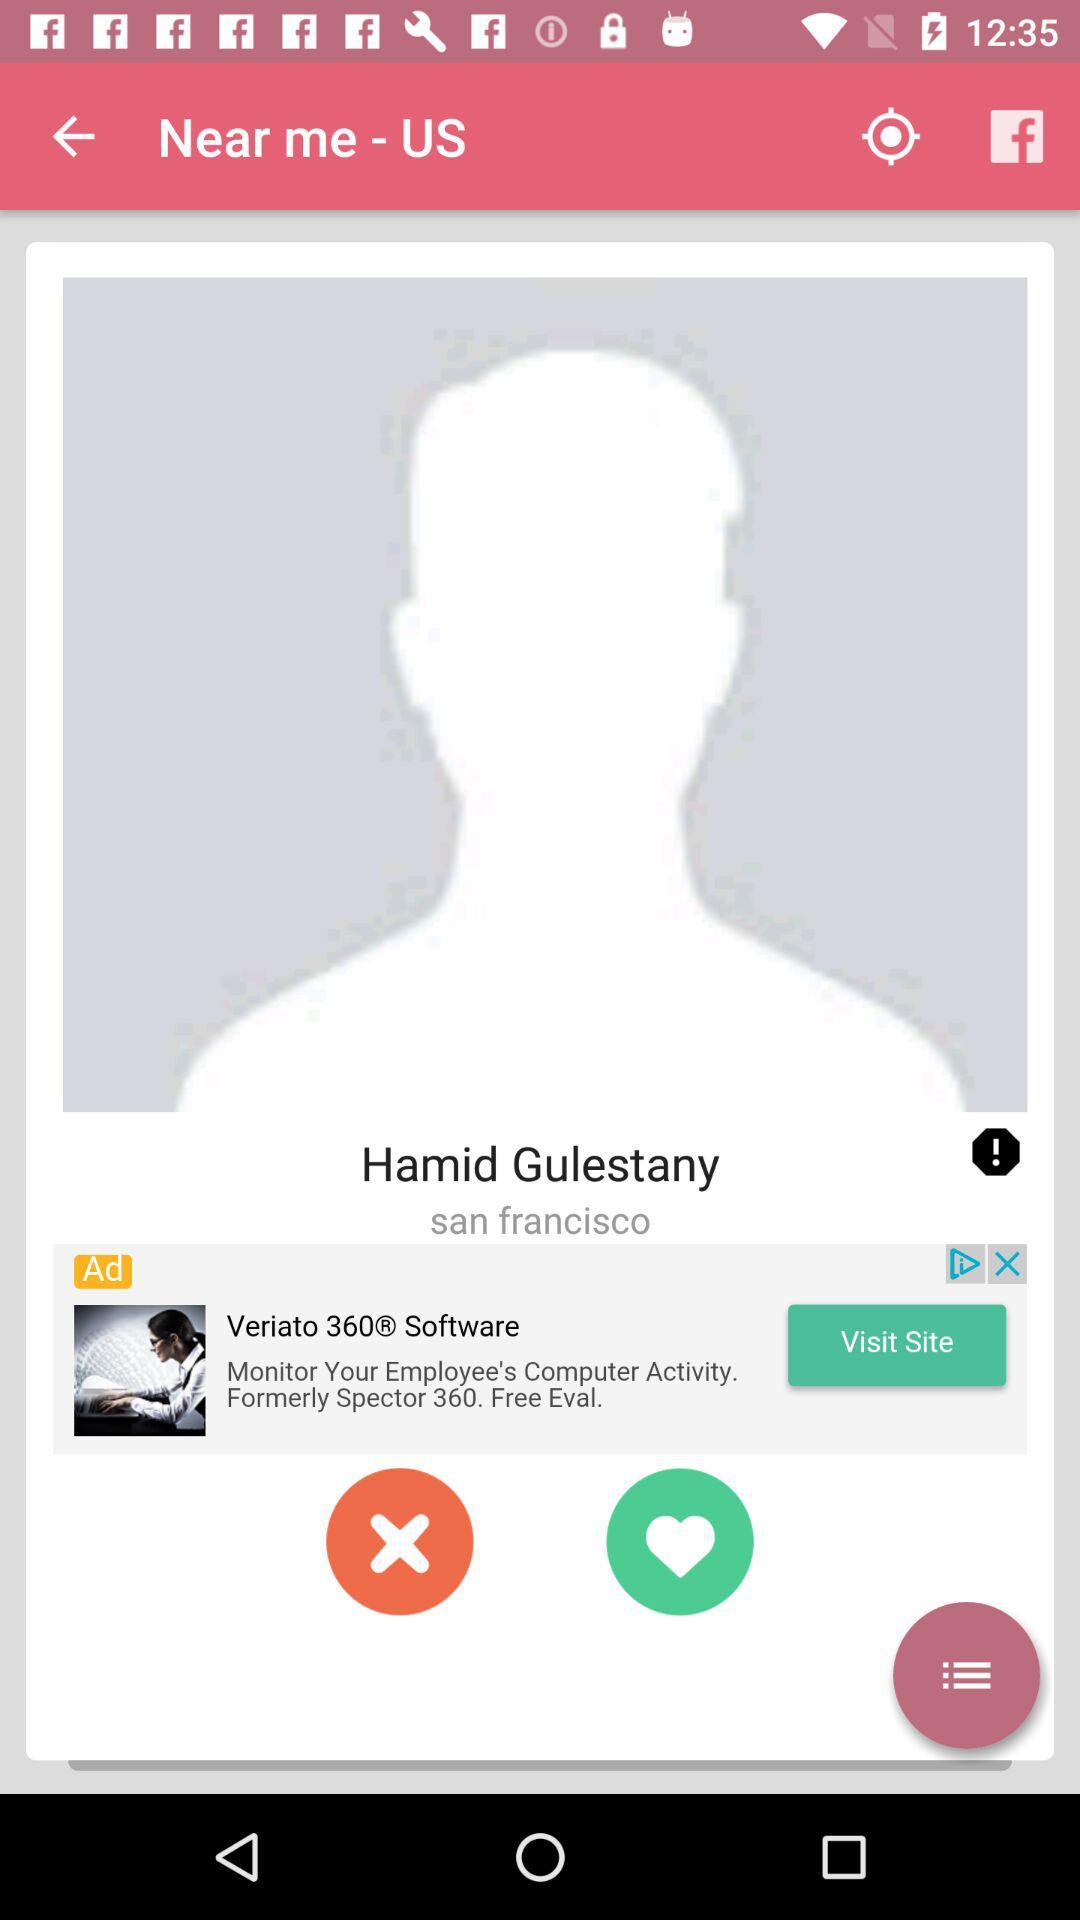 This screenshot has height=1920, width=1080. I want to click on report profile, so click(995, 1152).